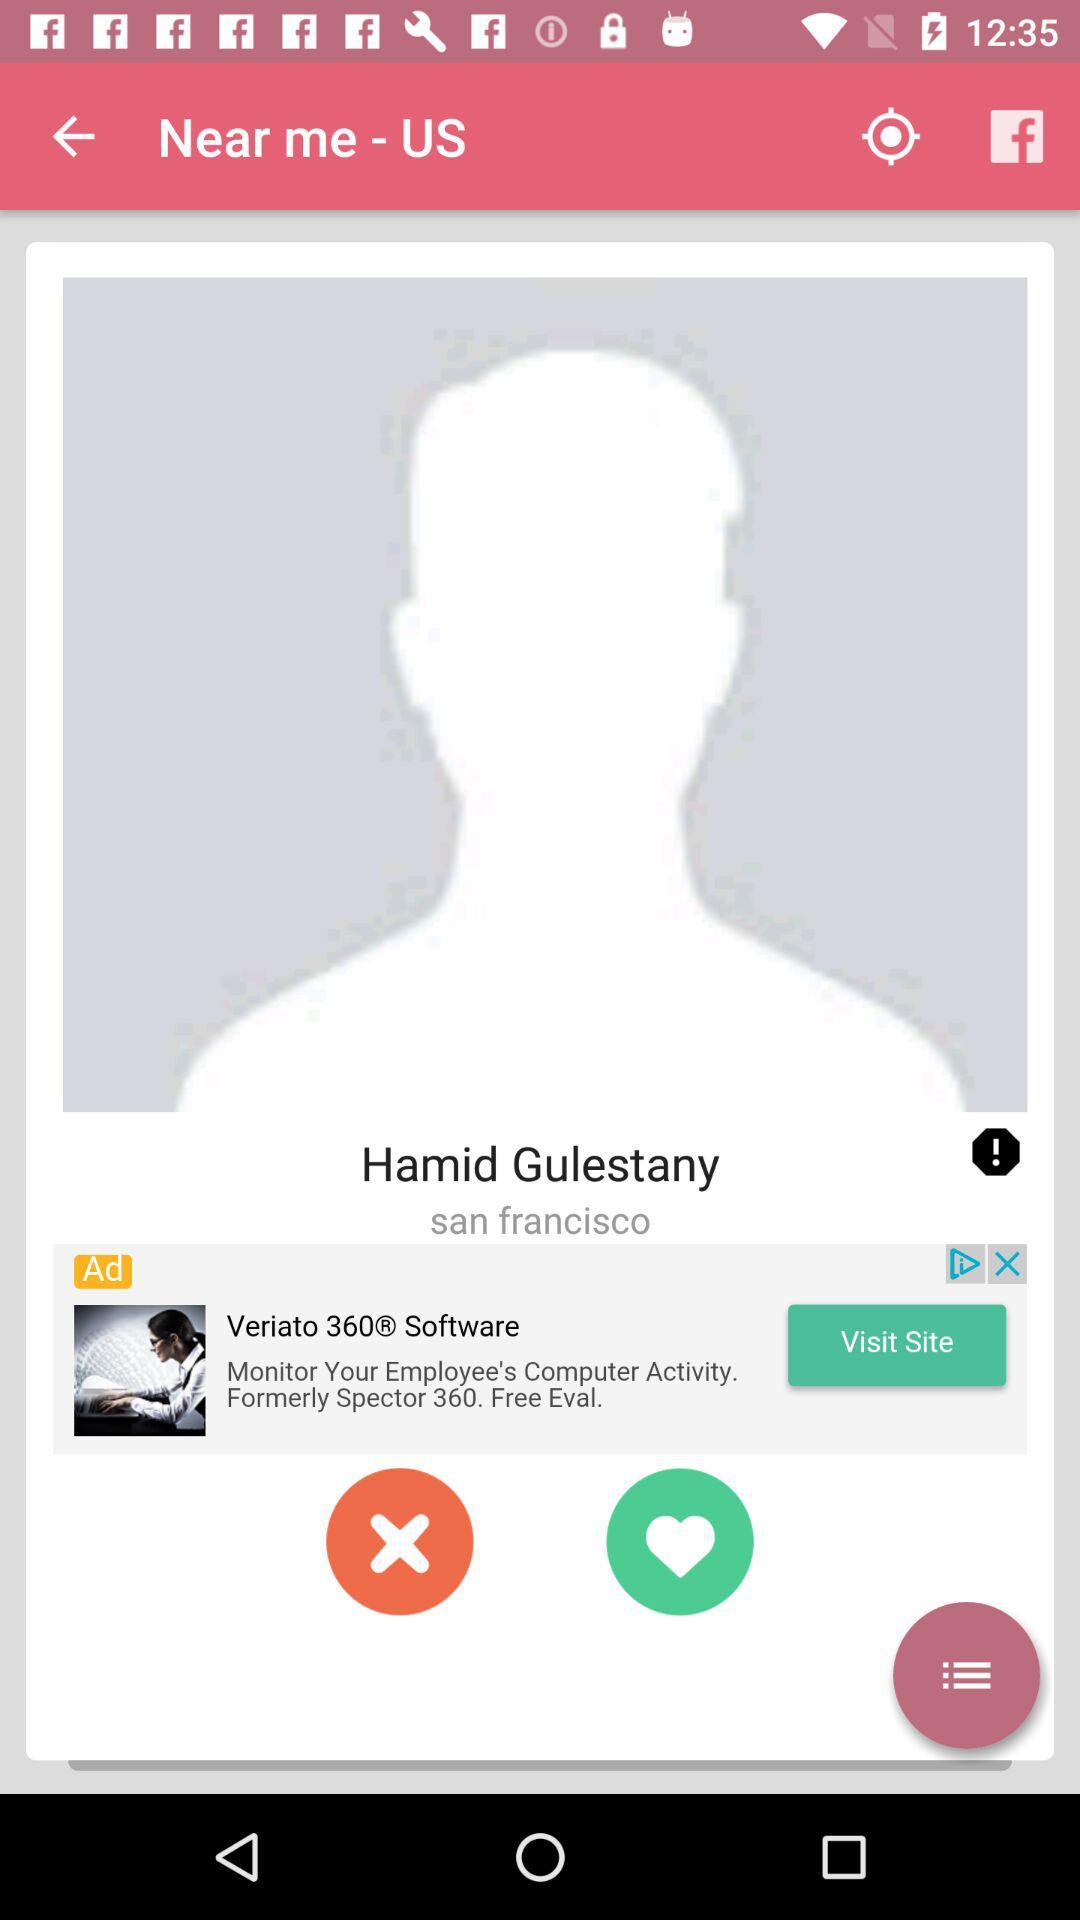 This screenshot has height=1920, width=1080. I want to click on report profile, so click(995, 1152).